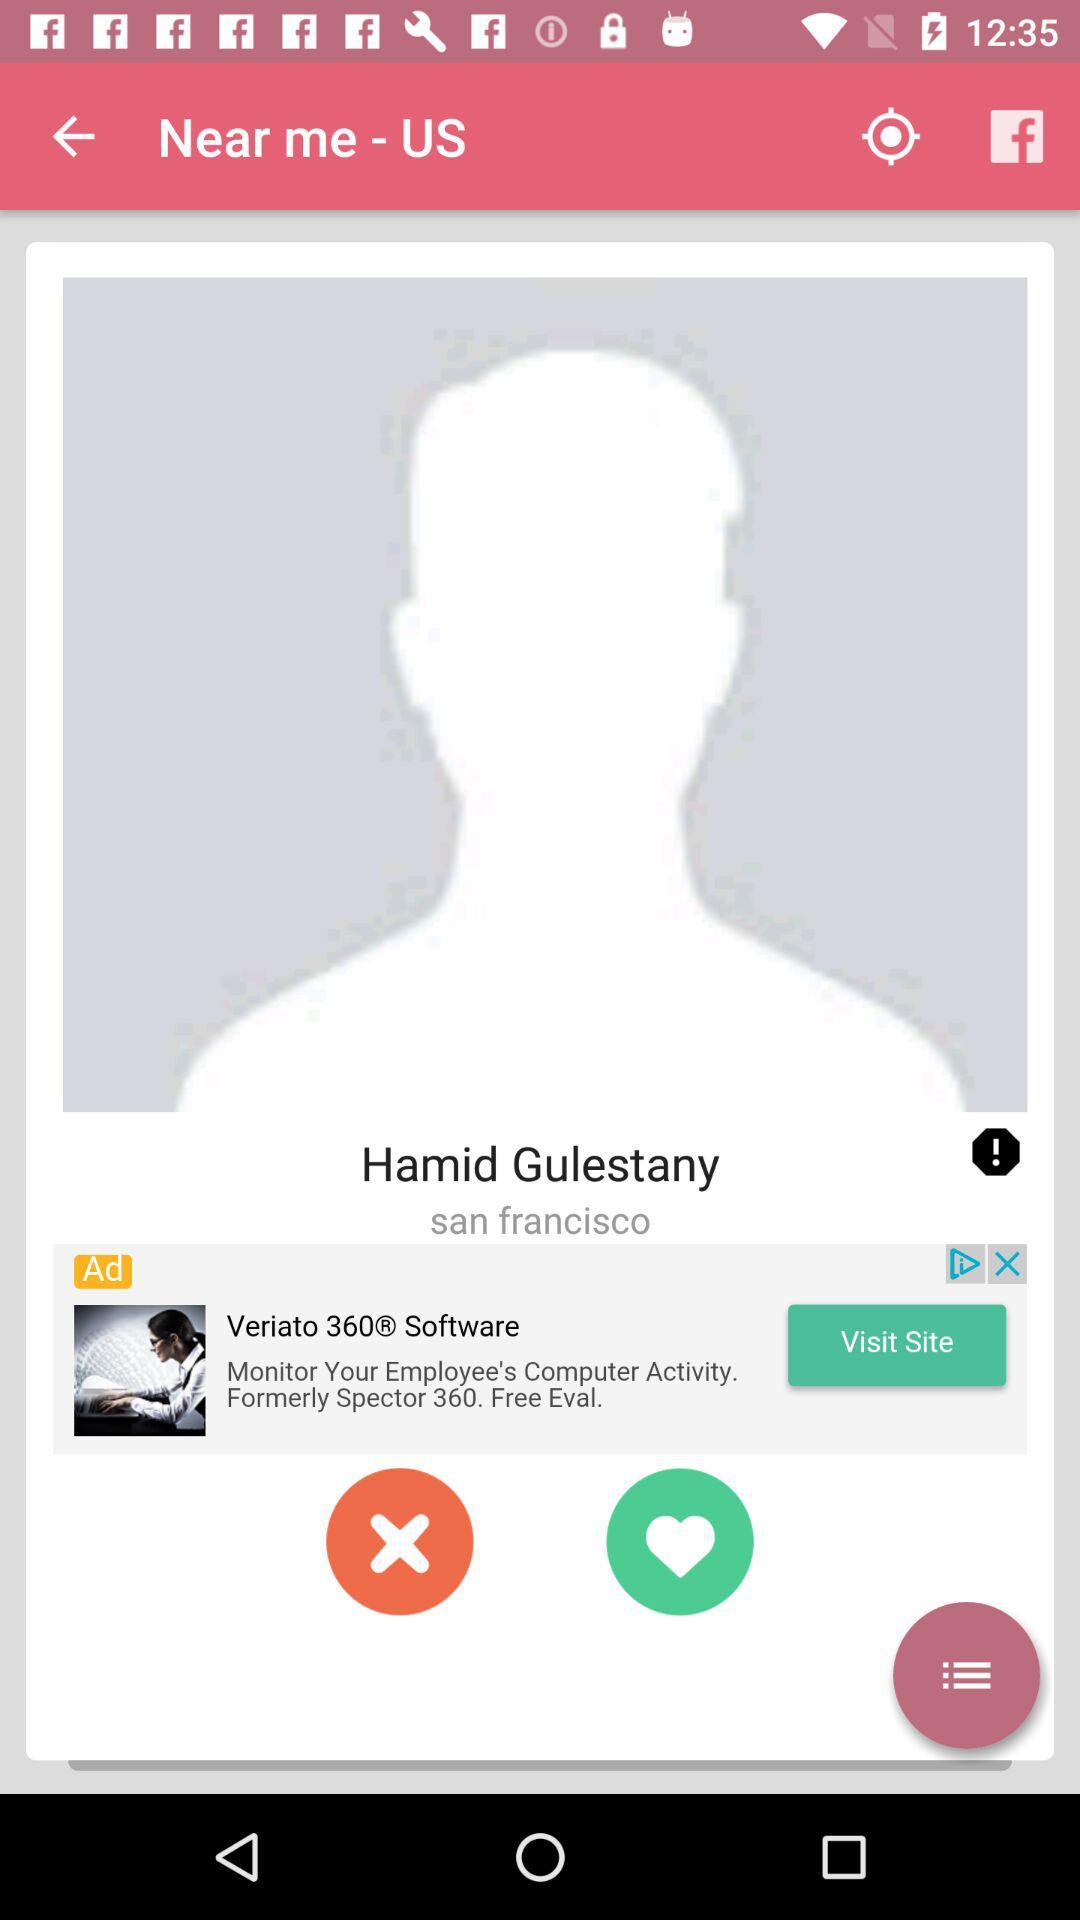 This screenshot has height=1920, width=1080. I want to click on report profile, so click(995, 1152).